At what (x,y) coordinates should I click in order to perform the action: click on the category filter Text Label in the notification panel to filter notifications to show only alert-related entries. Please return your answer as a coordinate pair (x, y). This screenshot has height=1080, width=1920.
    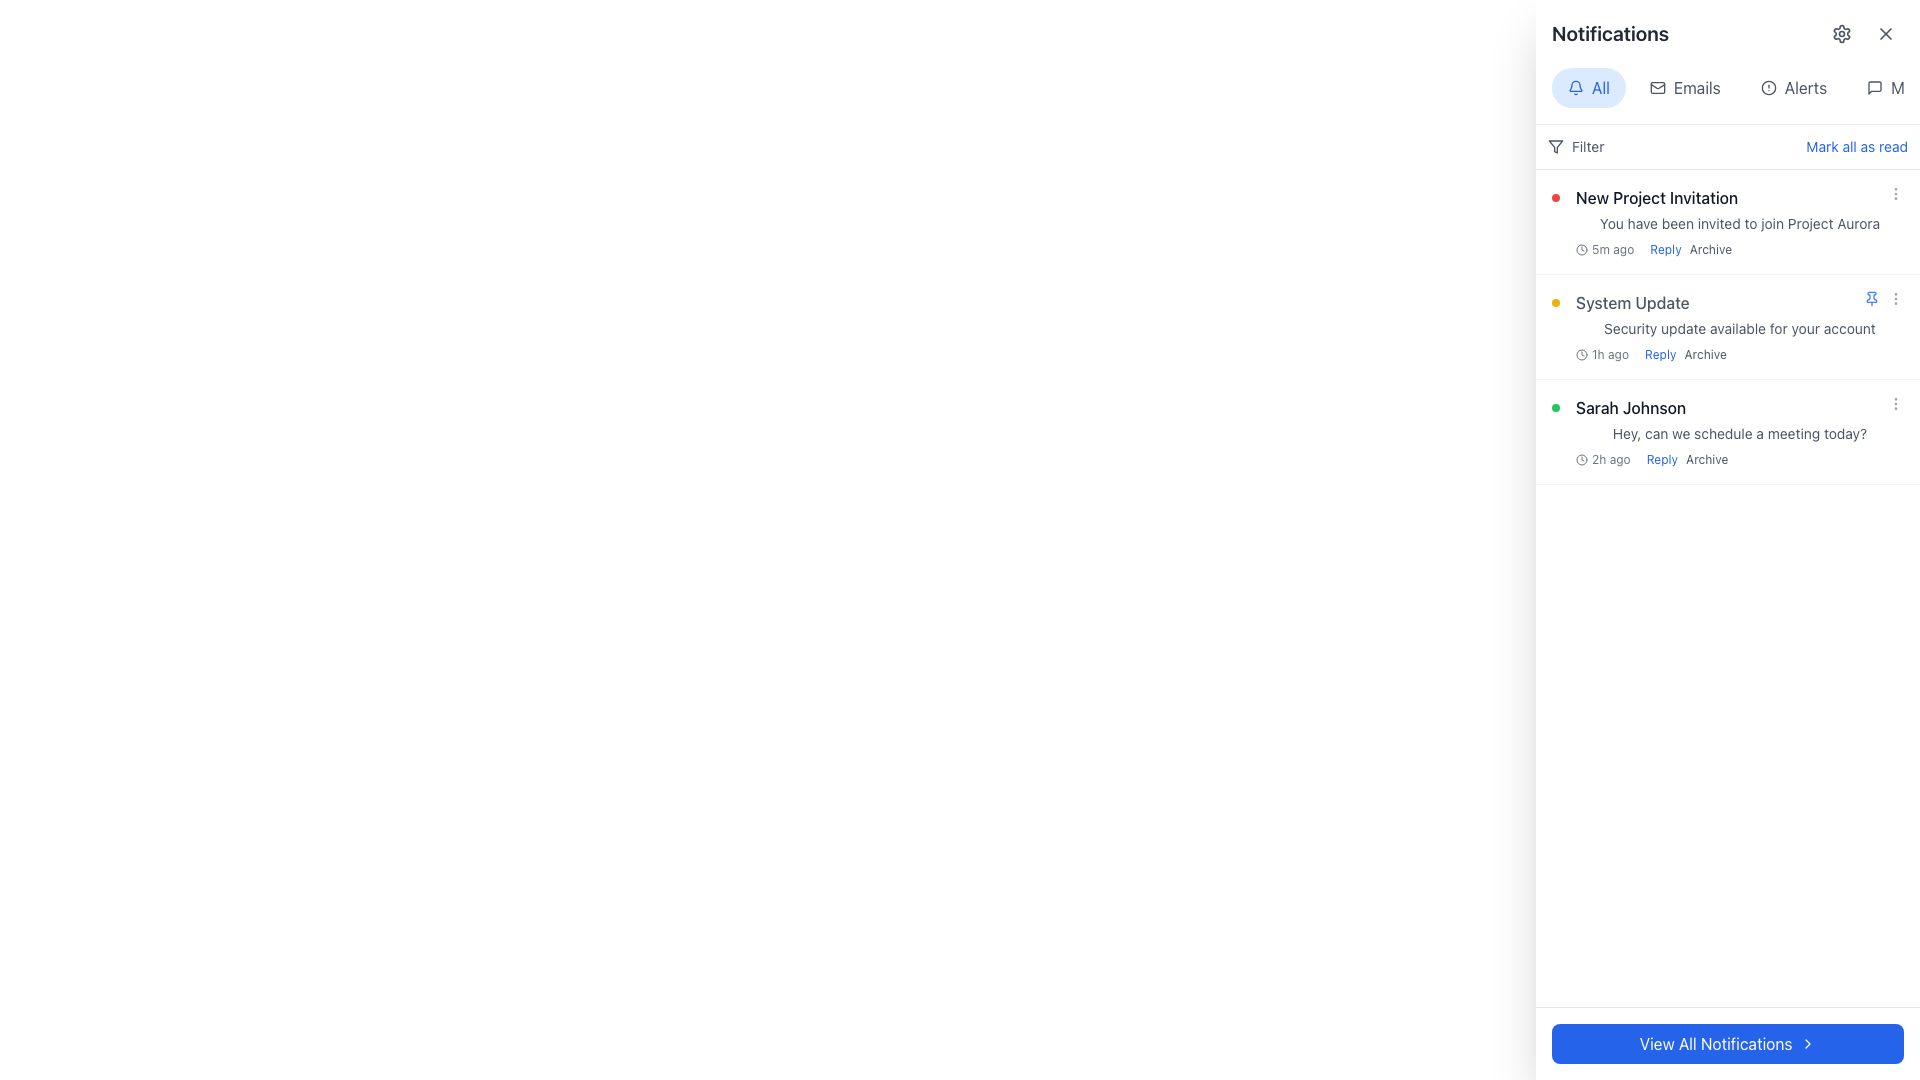
    Looking at the image, I should click on (1805, 87).